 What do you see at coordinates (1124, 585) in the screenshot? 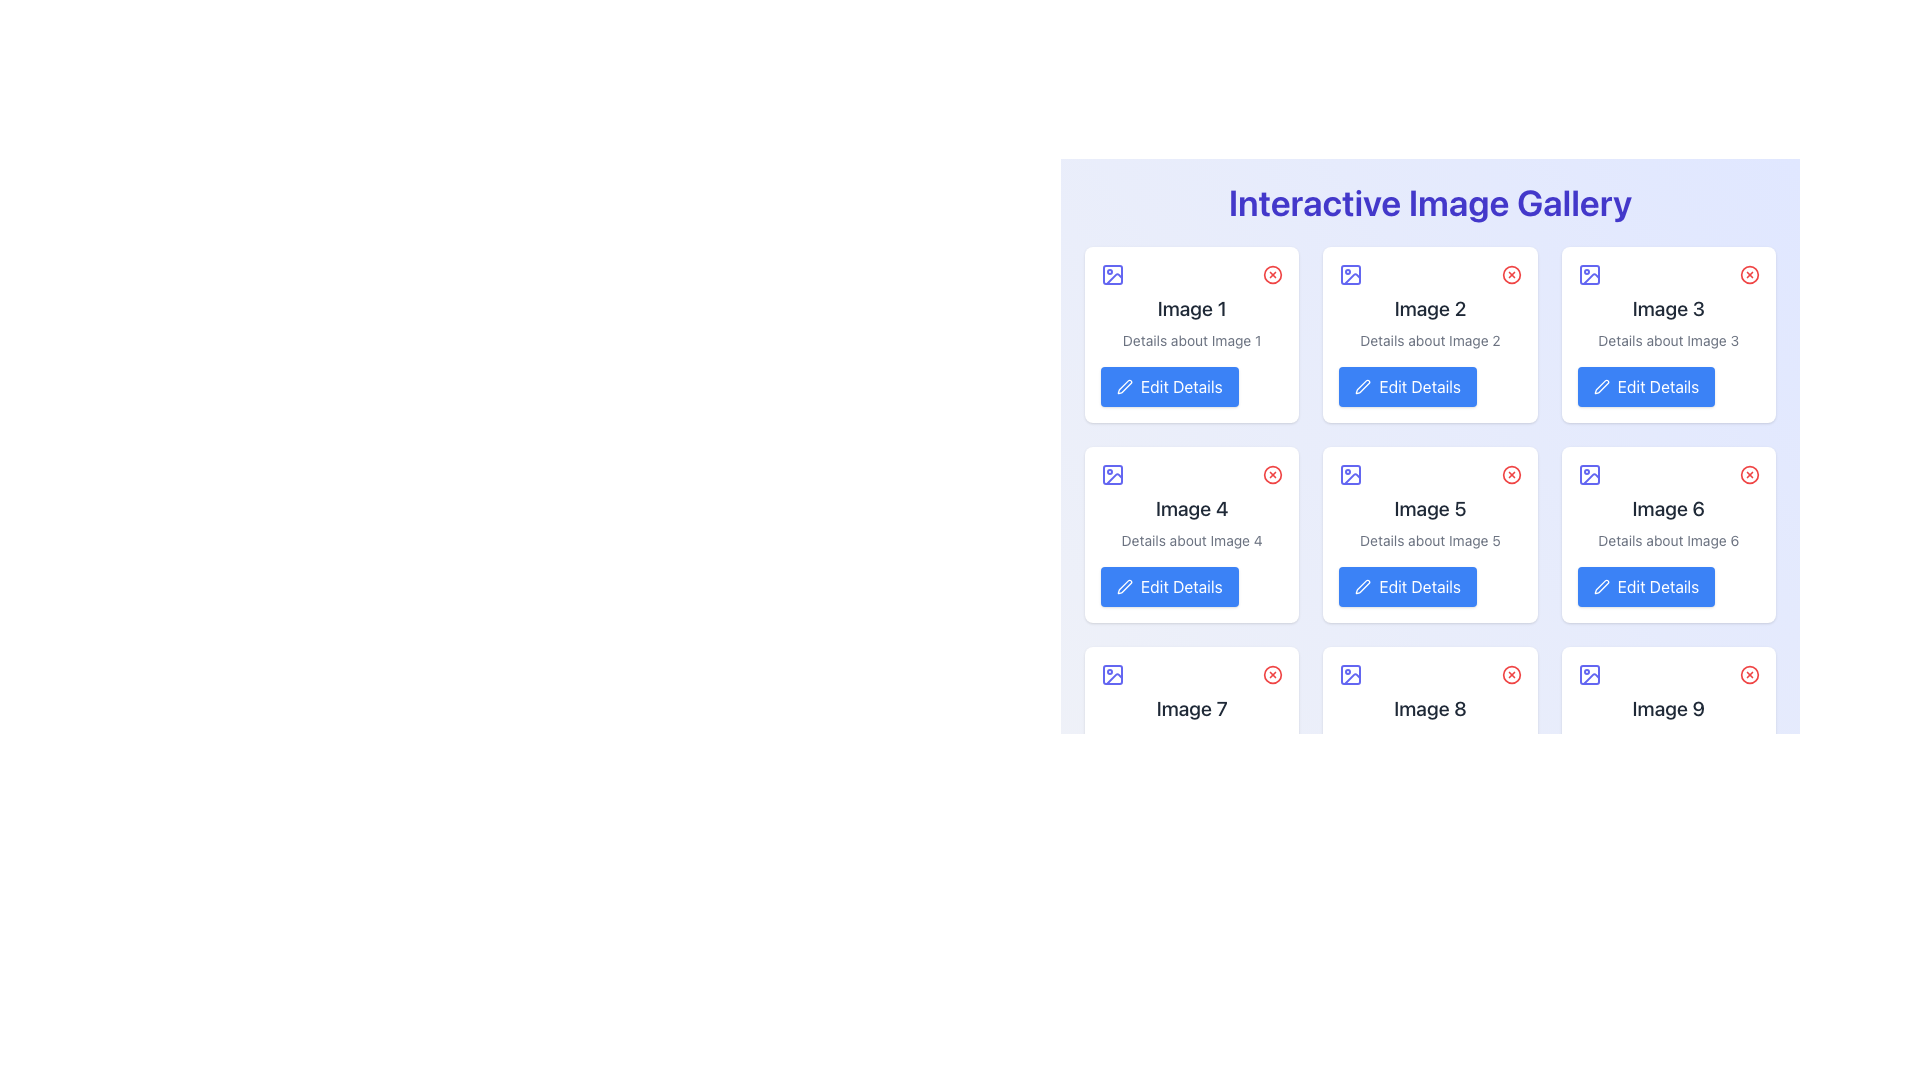
I see `the edit icon located in the second column of the second row of the image card labeled 'Image 4'` at bounding box center [1124, 585].